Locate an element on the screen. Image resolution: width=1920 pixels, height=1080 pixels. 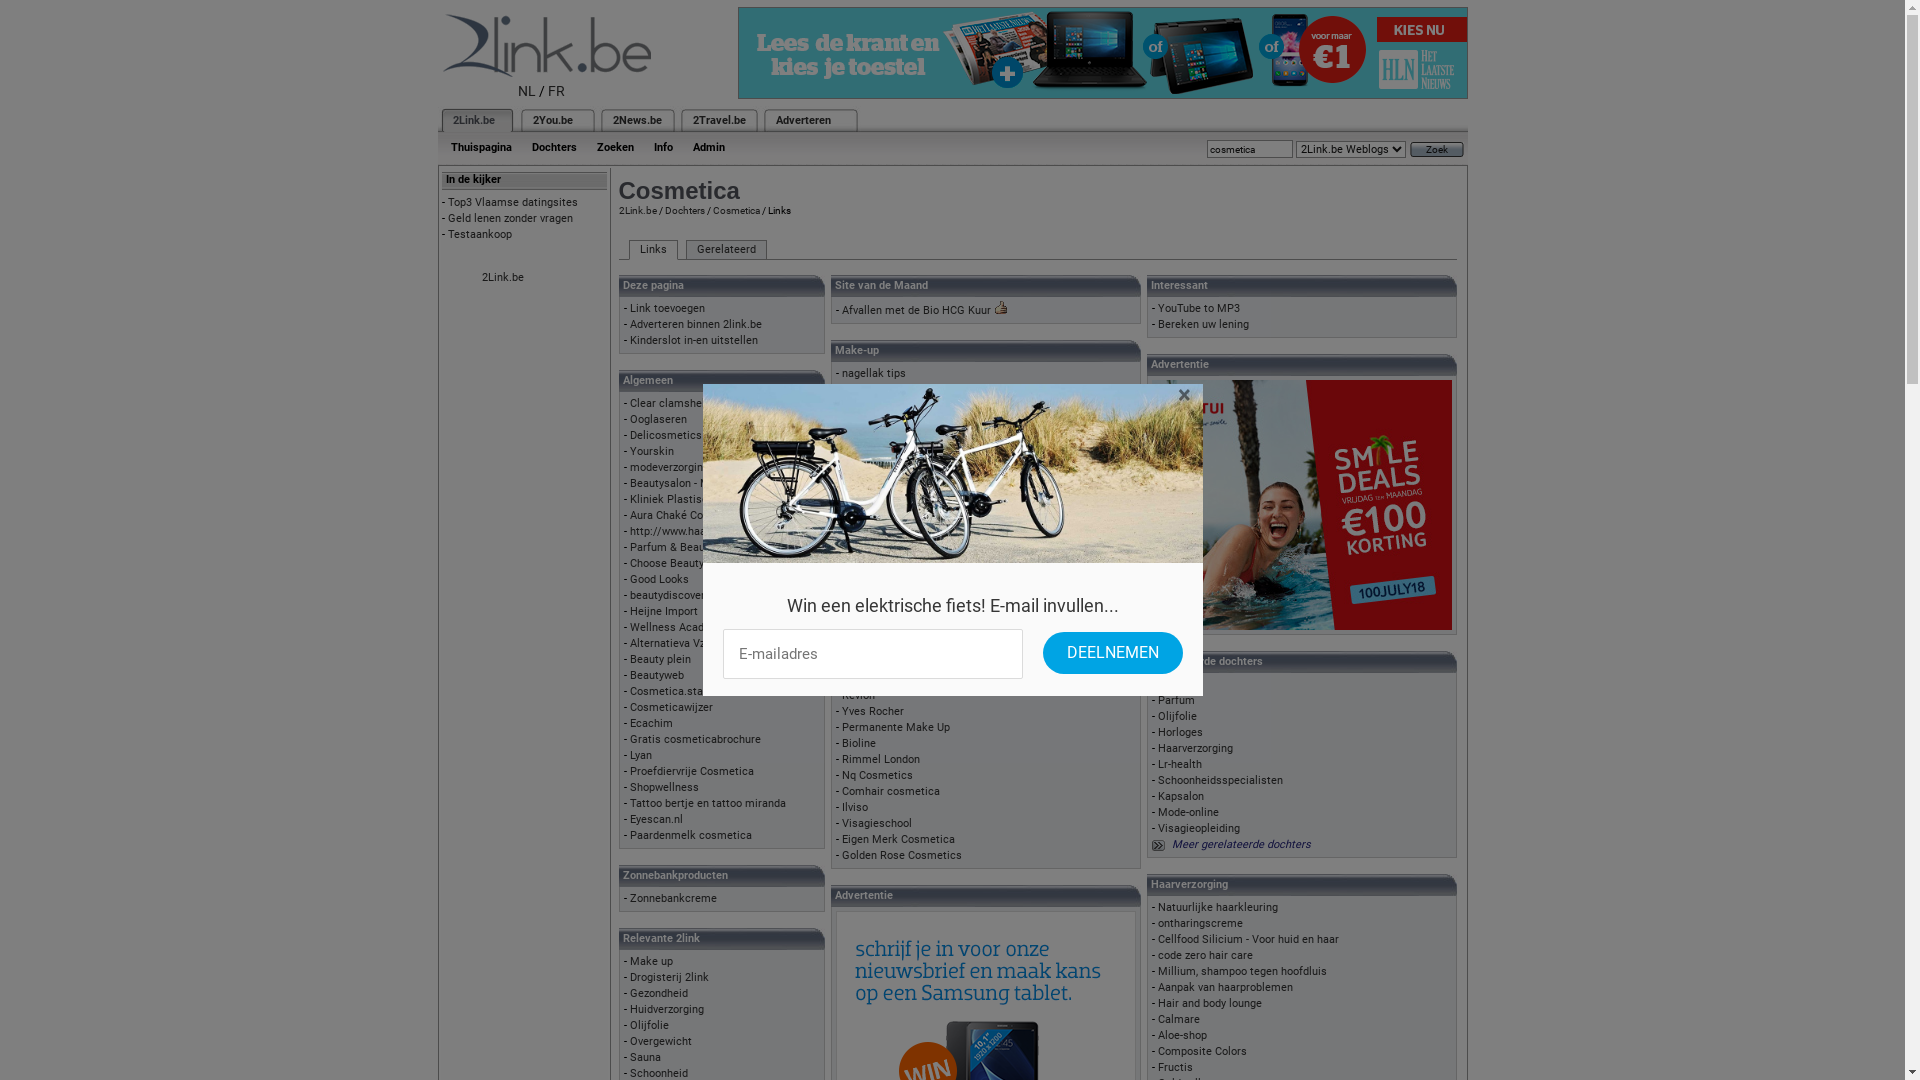
'Beauty plein' is located at coordinates (660, 659).